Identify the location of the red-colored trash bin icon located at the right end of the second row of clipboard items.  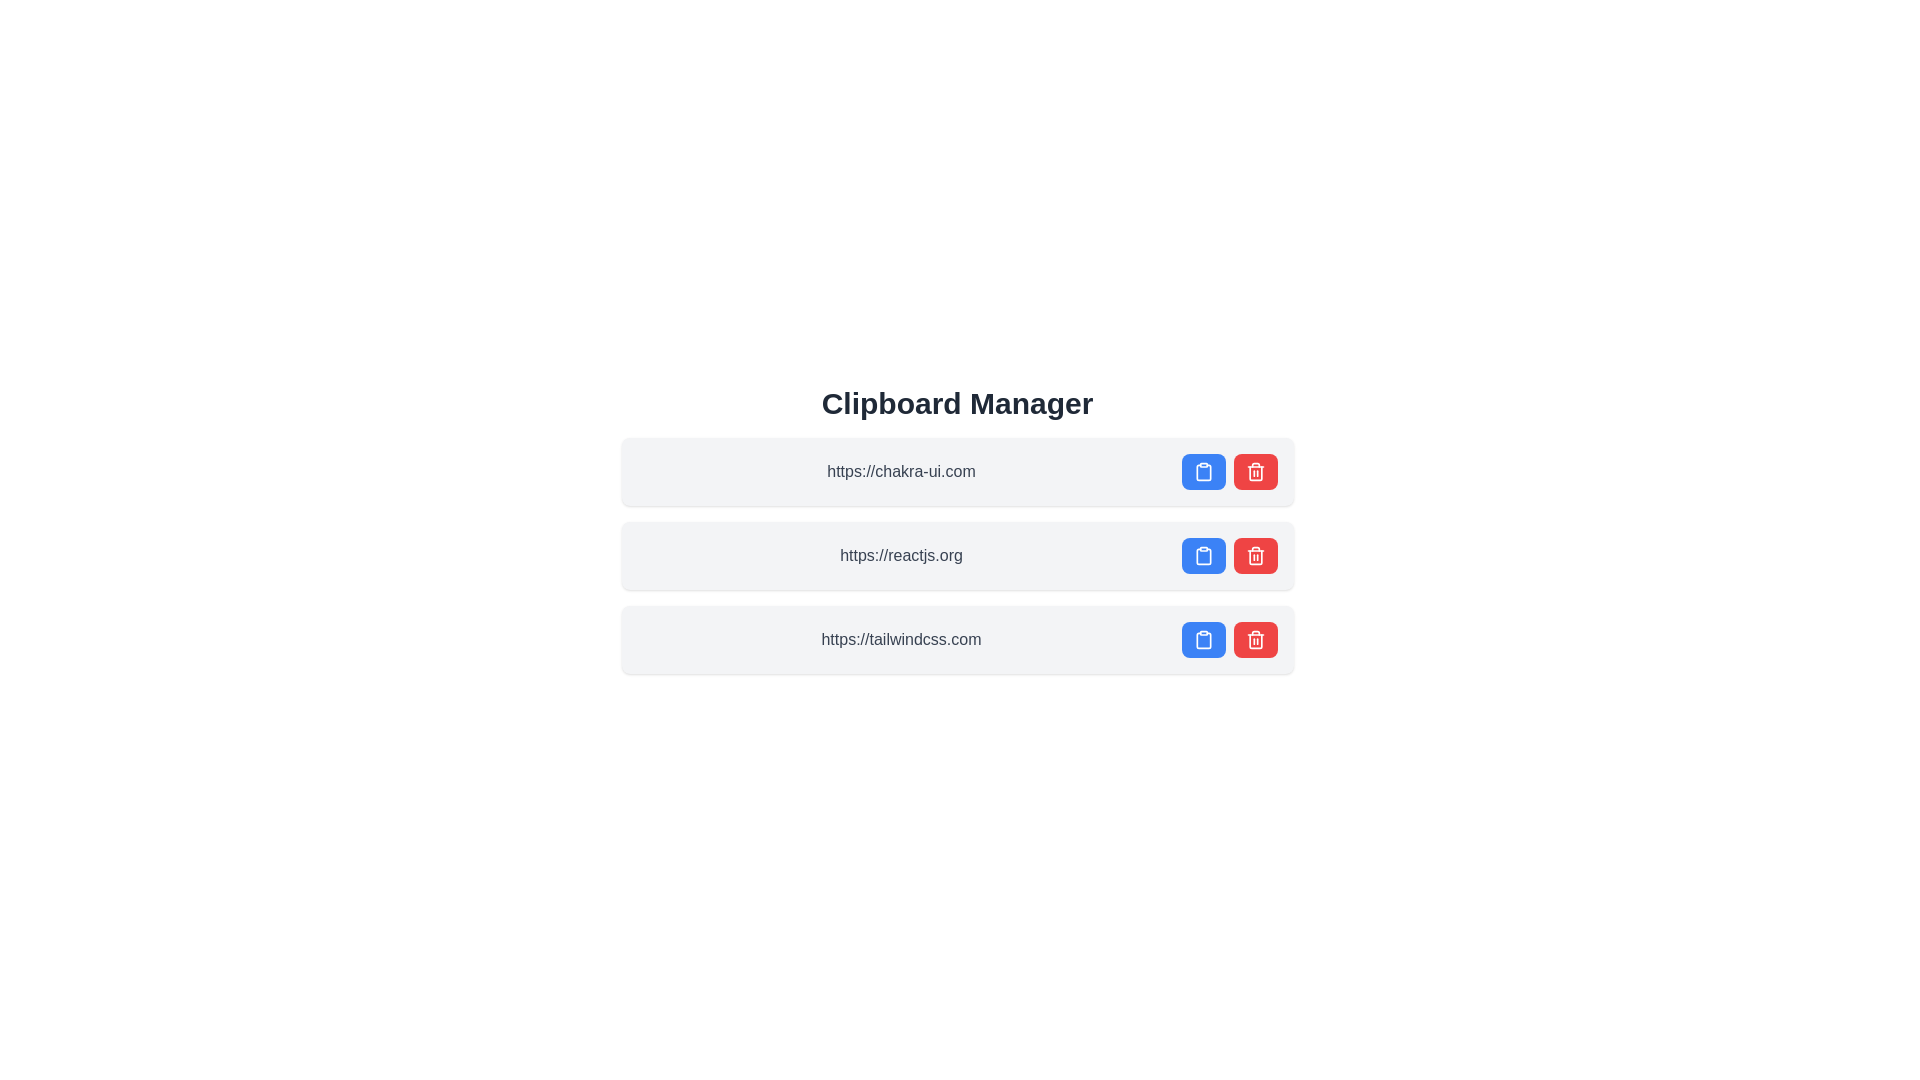
(1254, 555).